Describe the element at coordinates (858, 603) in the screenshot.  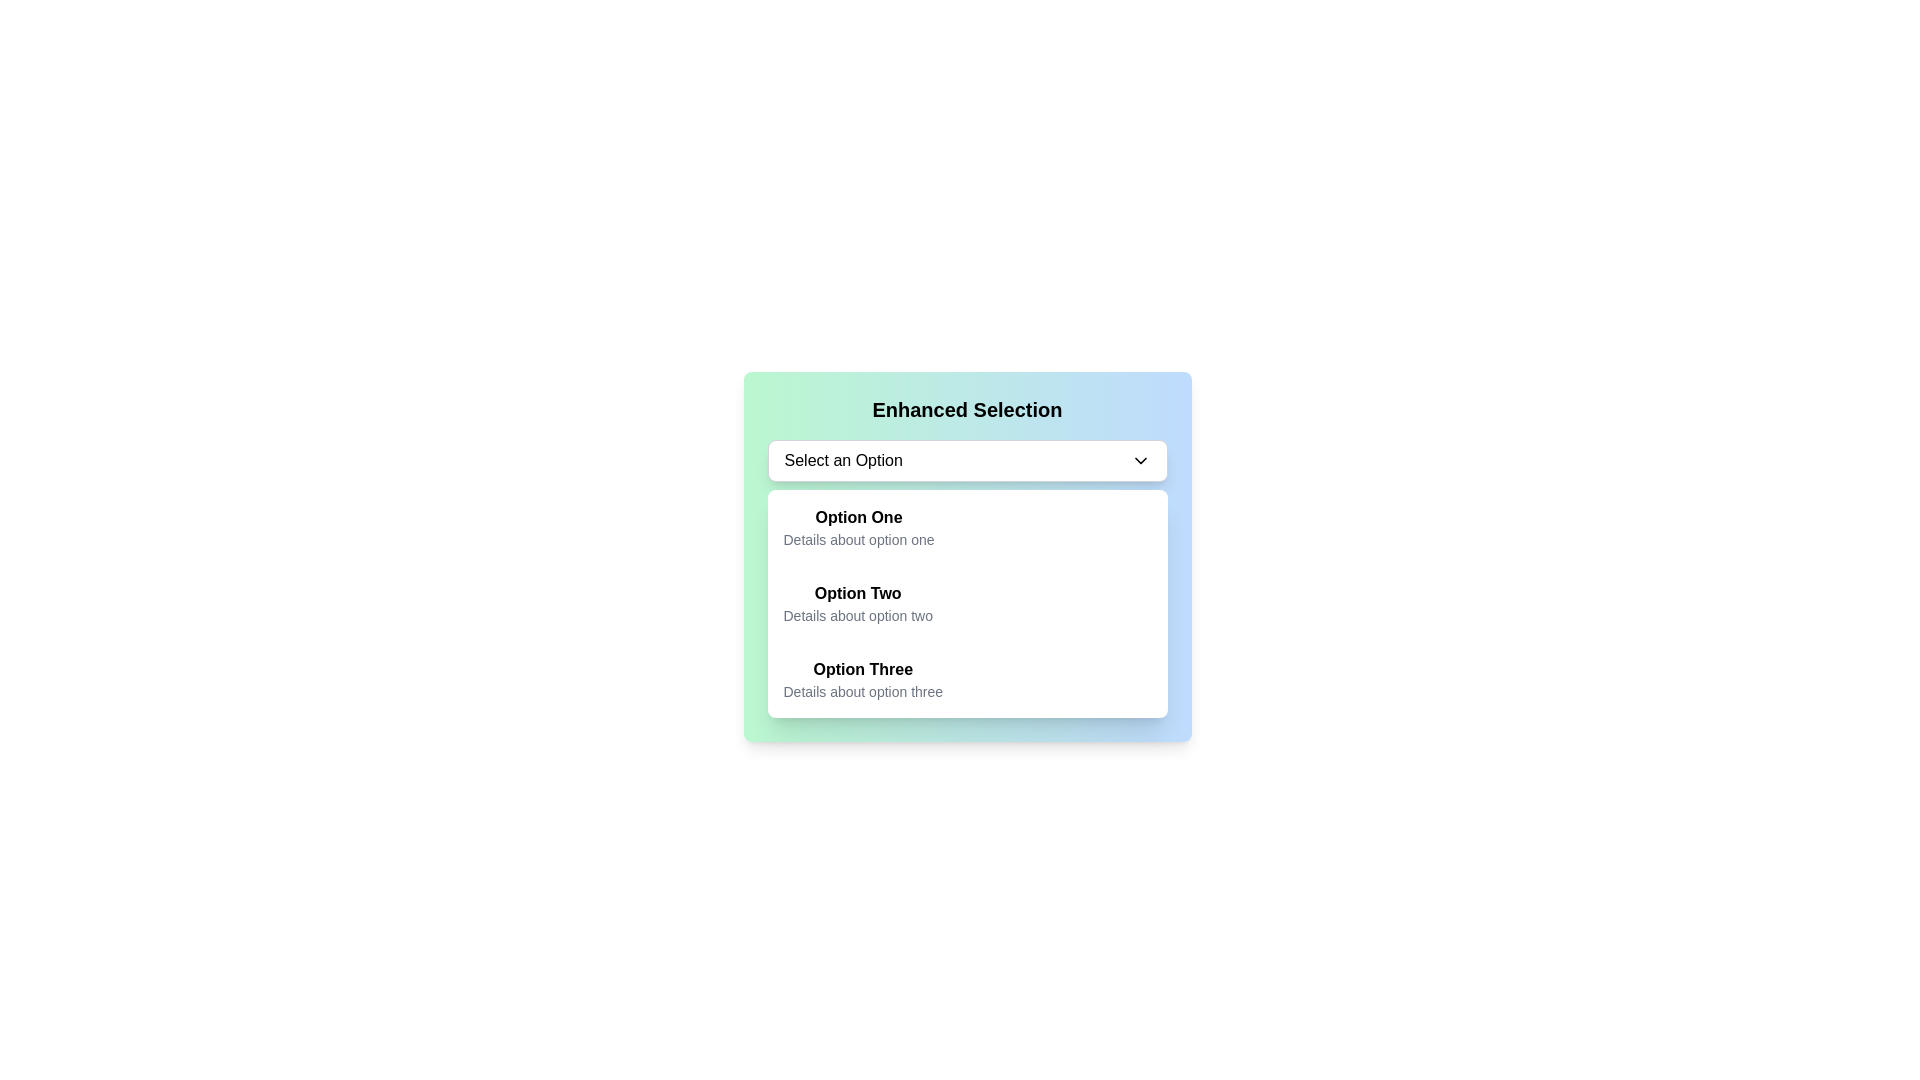
I see `the second item in the dropdown menu, which is located between 'Option One' and 'Option Three'` at that location.